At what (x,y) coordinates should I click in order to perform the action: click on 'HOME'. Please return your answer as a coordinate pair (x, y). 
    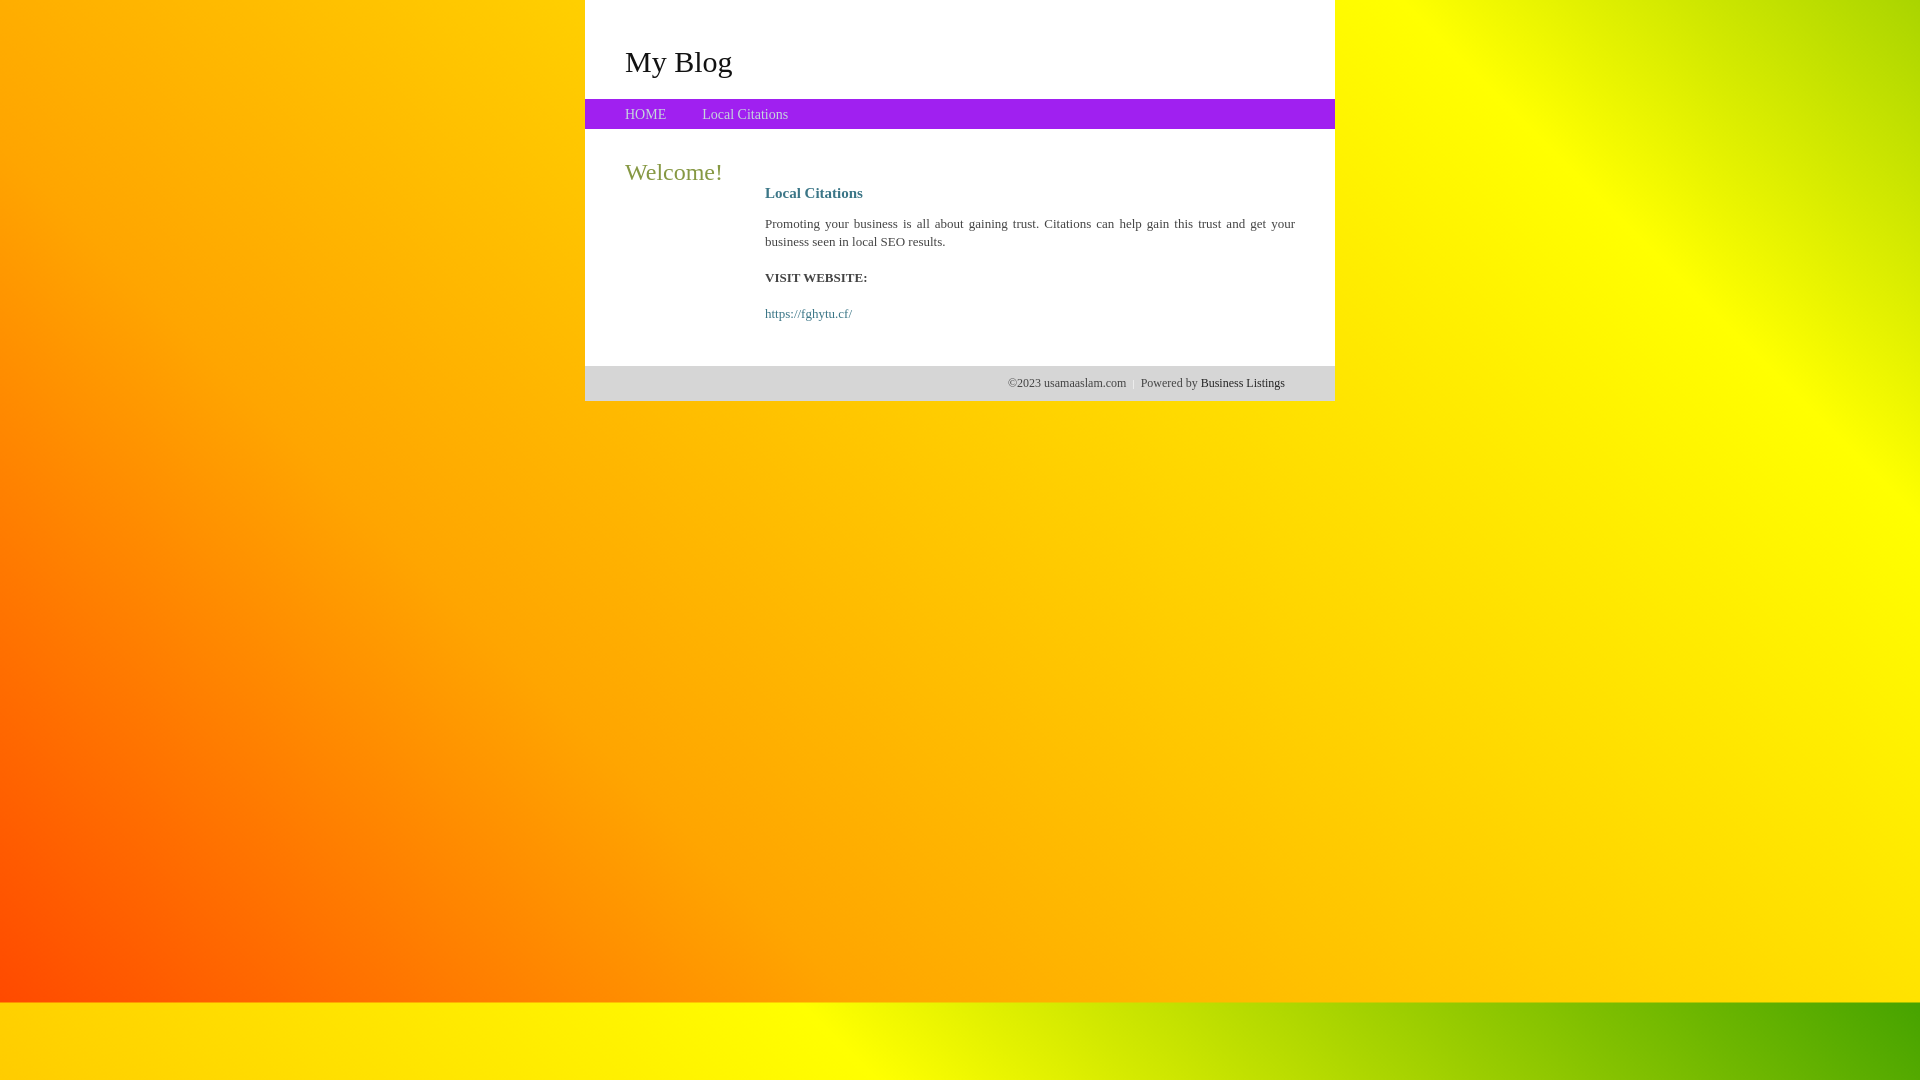
    Looking at the image, I should click on (645, 114).